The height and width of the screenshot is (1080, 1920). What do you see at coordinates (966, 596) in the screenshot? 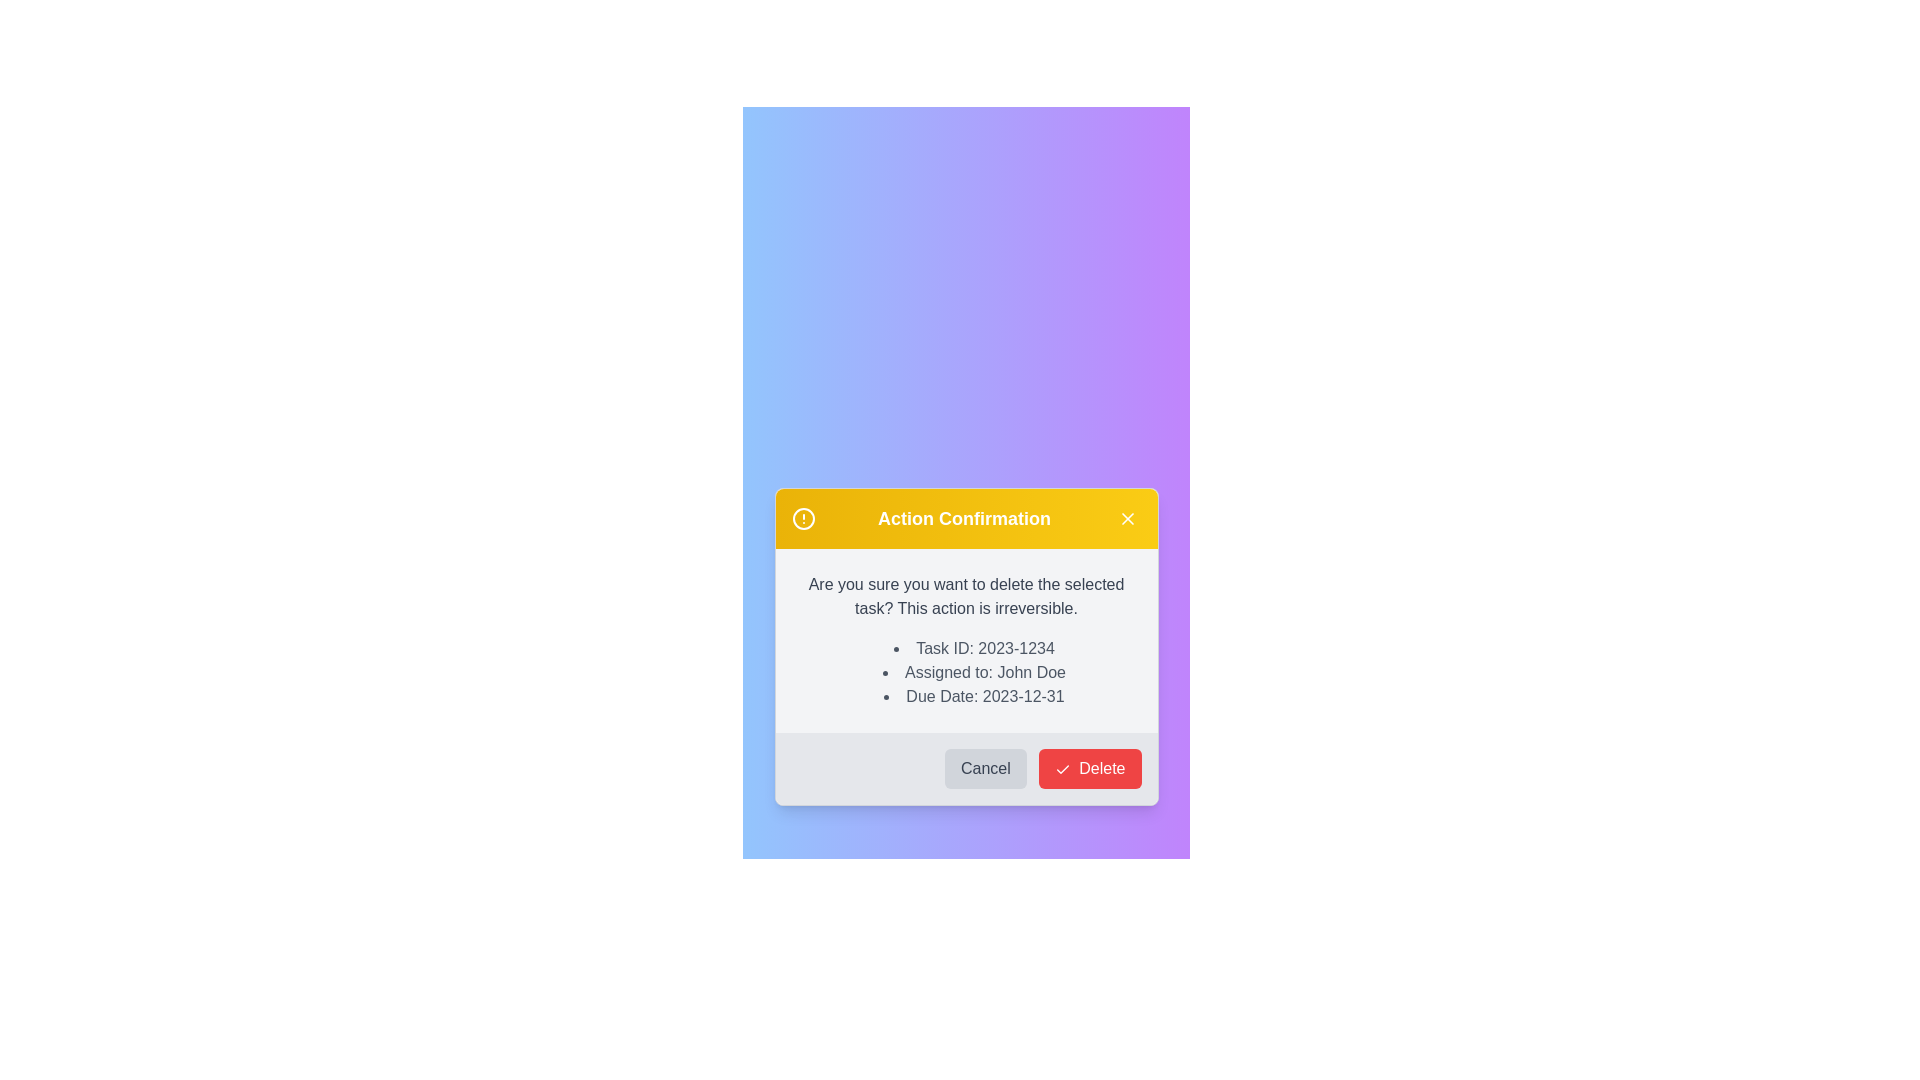
I see `the static text warning message that reads 'Are you sure you want to delete the selected task? This action is irreversible.'` at bounding box center [966, 596].